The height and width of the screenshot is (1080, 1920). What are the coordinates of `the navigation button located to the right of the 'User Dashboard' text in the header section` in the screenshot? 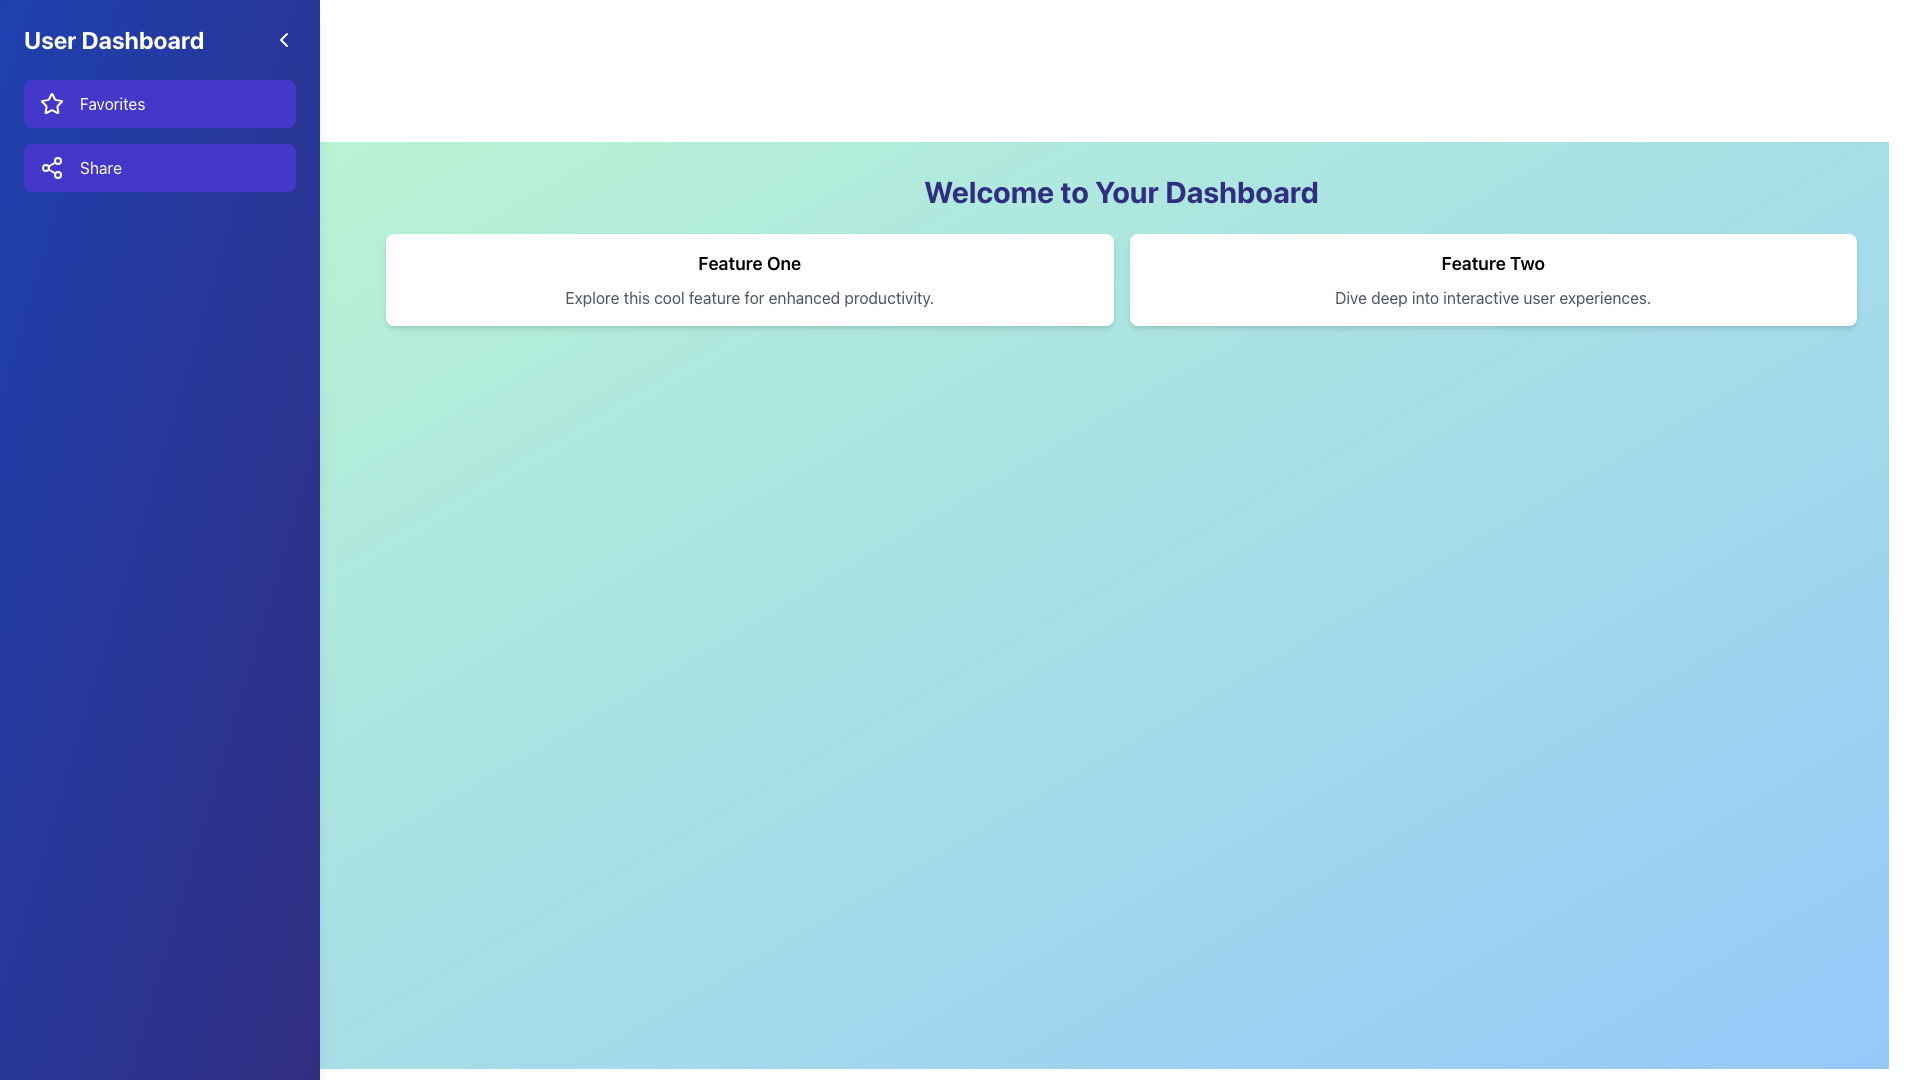 It's located at (282, 39).